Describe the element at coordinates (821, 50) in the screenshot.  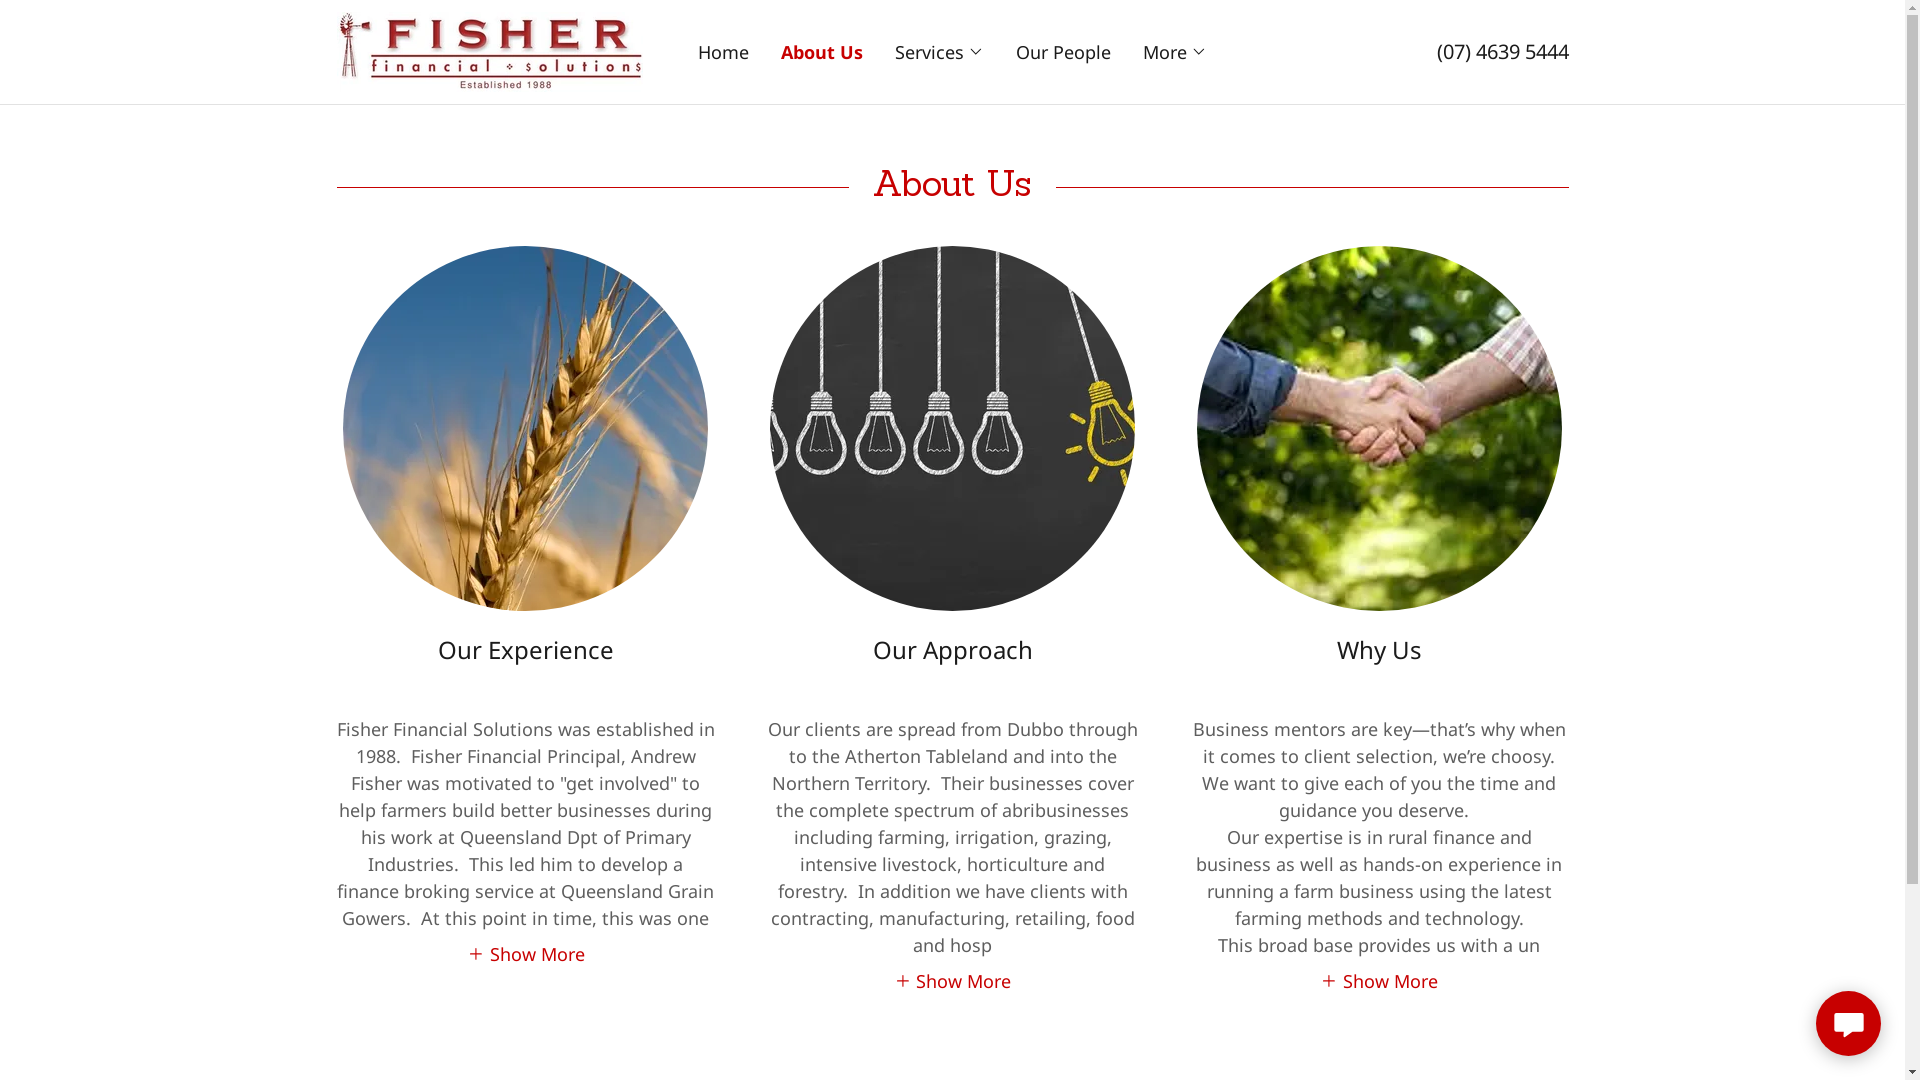
I see `'About Us'` at that location.